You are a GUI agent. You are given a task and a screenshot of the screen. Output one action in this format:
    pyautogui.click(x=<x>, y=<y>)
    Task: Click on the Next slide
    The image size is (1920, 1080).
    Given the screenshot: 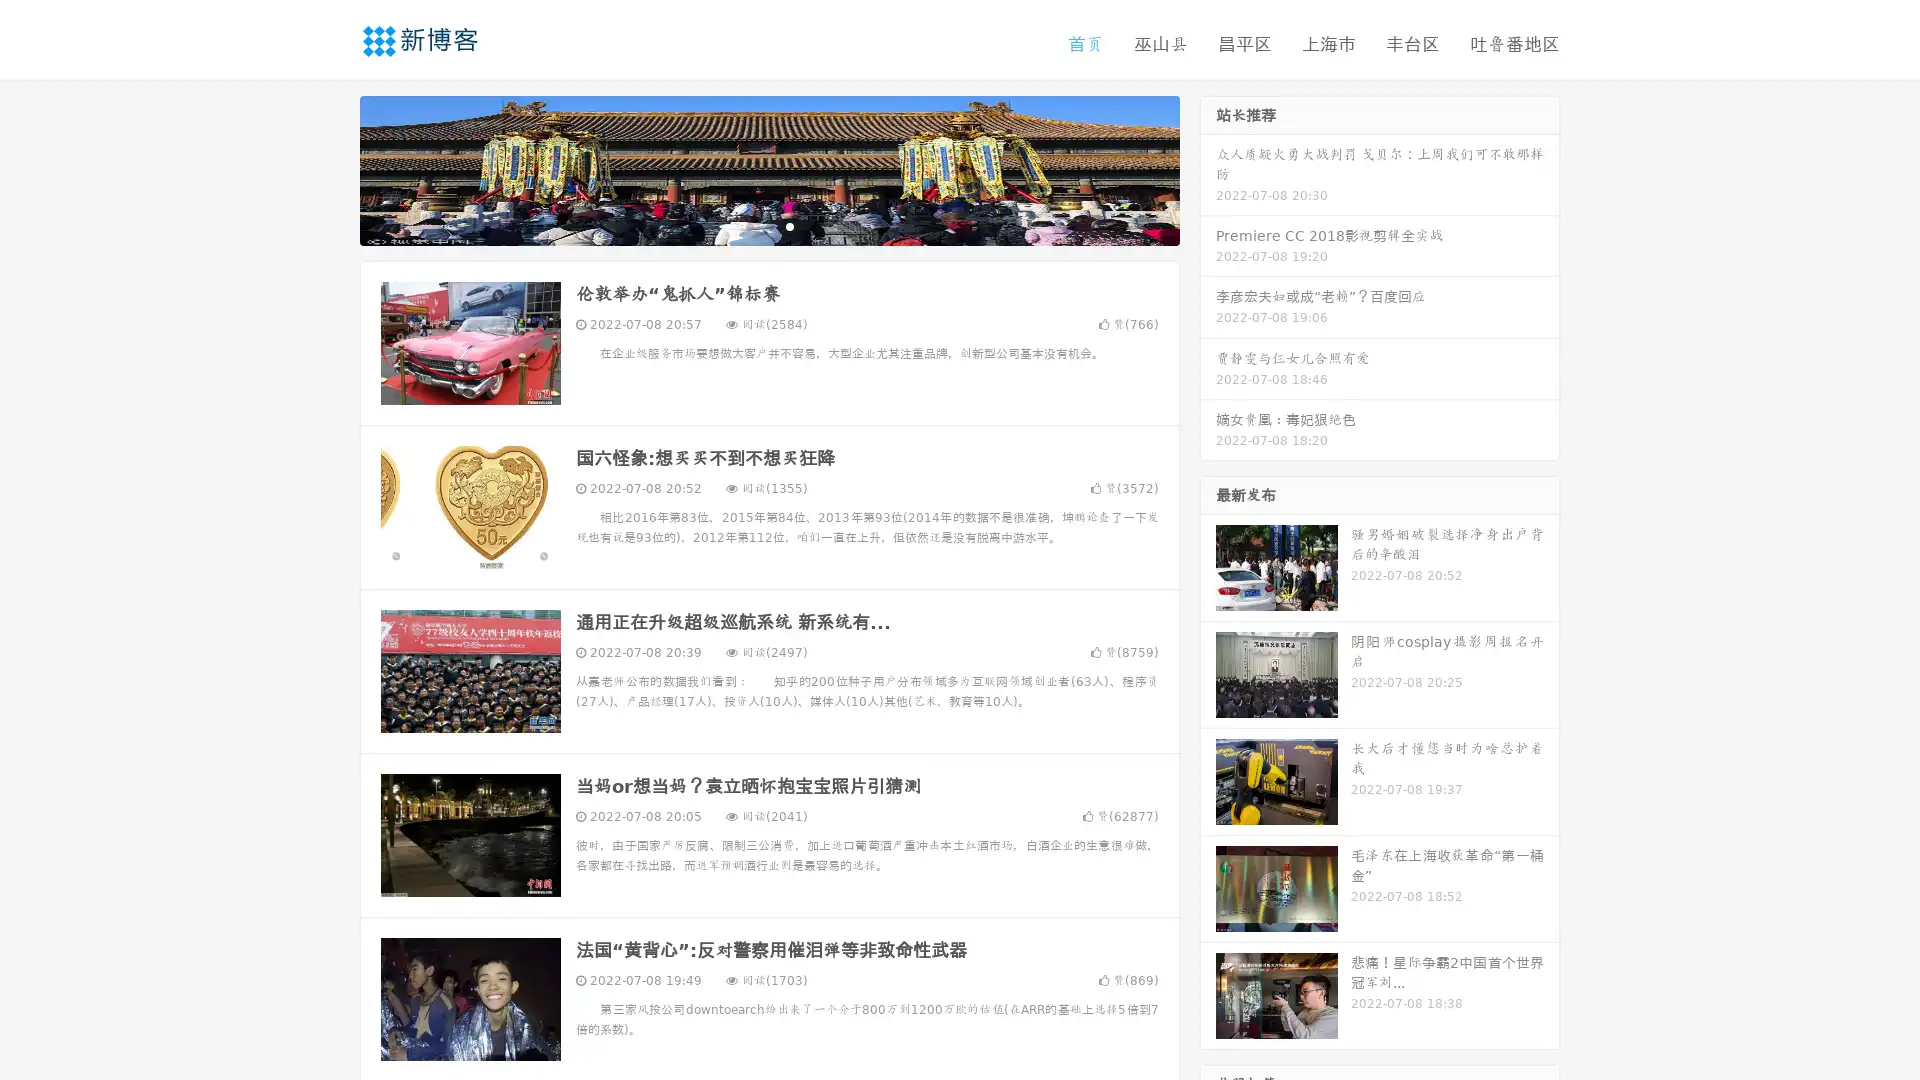 What is the action you would take?
    pyautogui.click(x=1208, y=168)
    